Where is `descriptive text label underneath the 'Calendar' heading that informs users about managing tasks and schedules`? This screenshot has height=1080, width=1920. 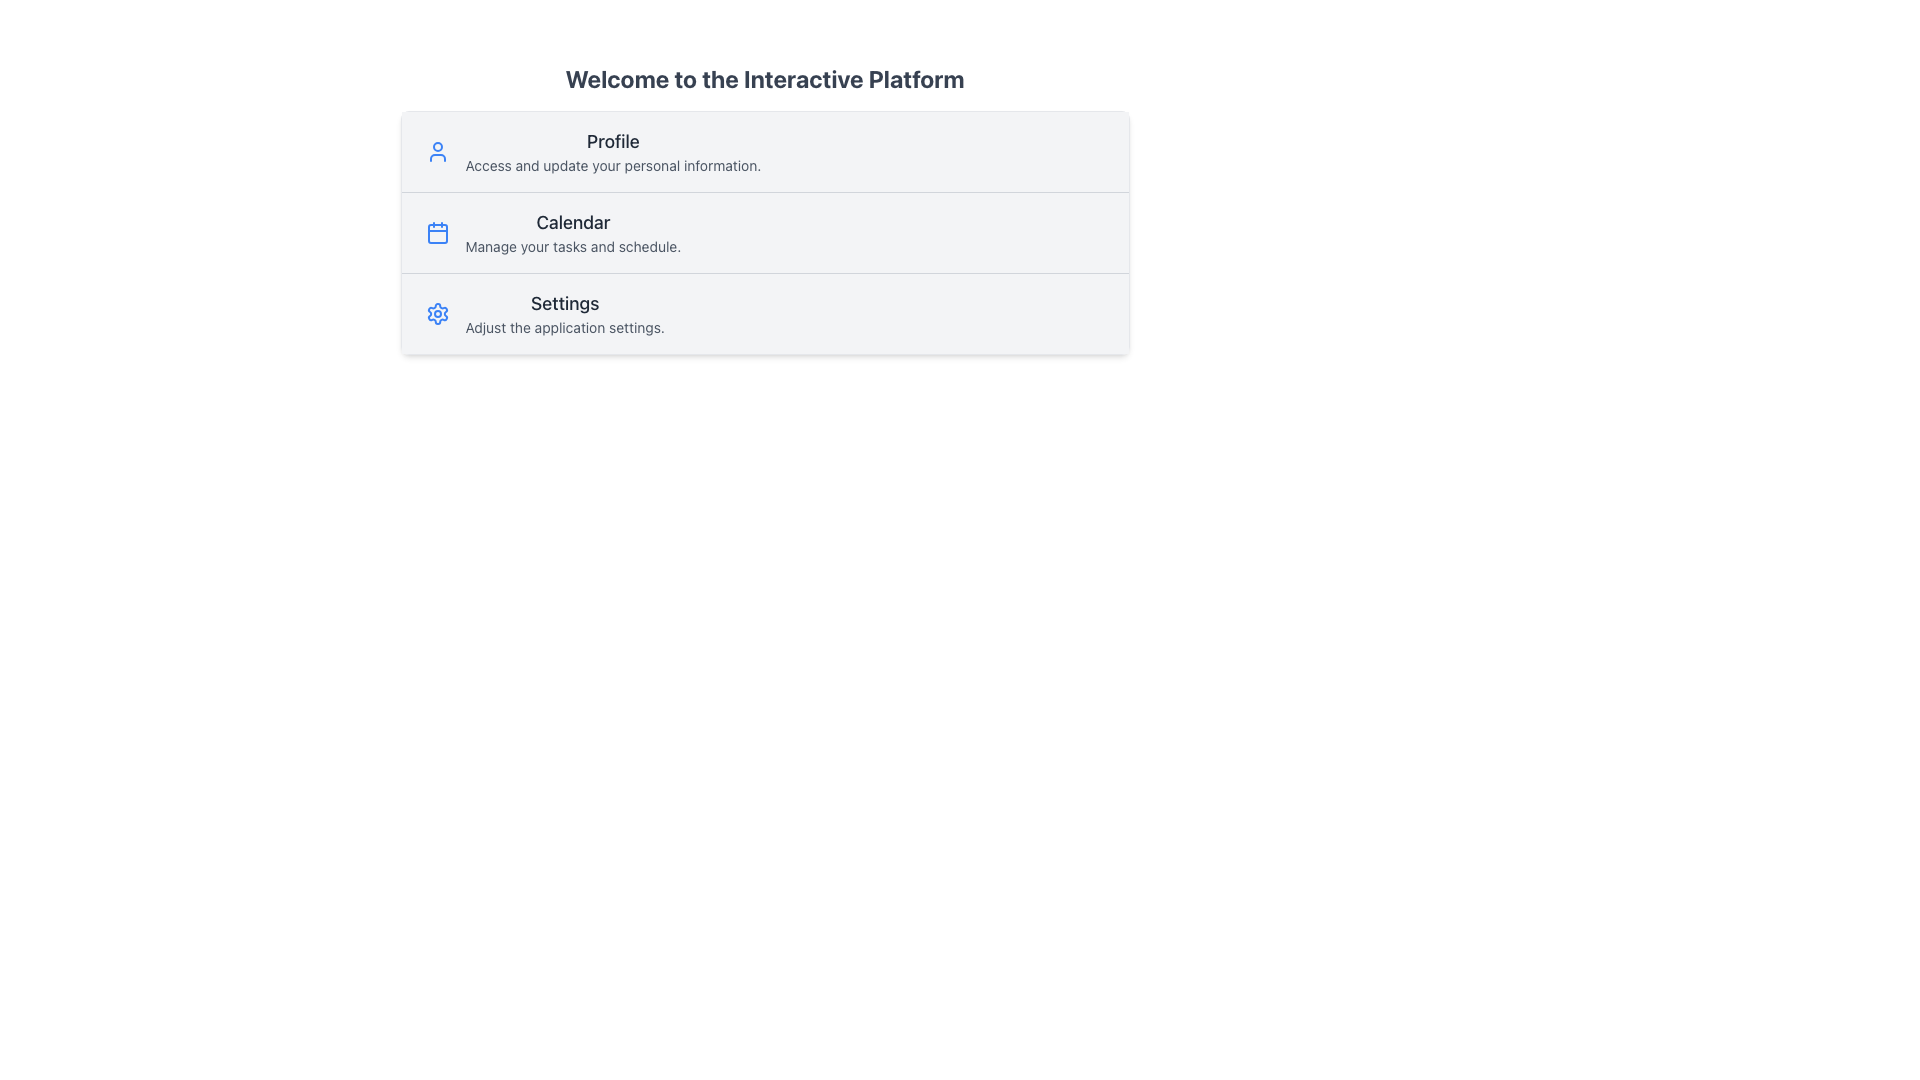 descriptive text label underneath the 'Calendar' heading that informs users about managing tasks and schedules is located at coordinates (572, 245).